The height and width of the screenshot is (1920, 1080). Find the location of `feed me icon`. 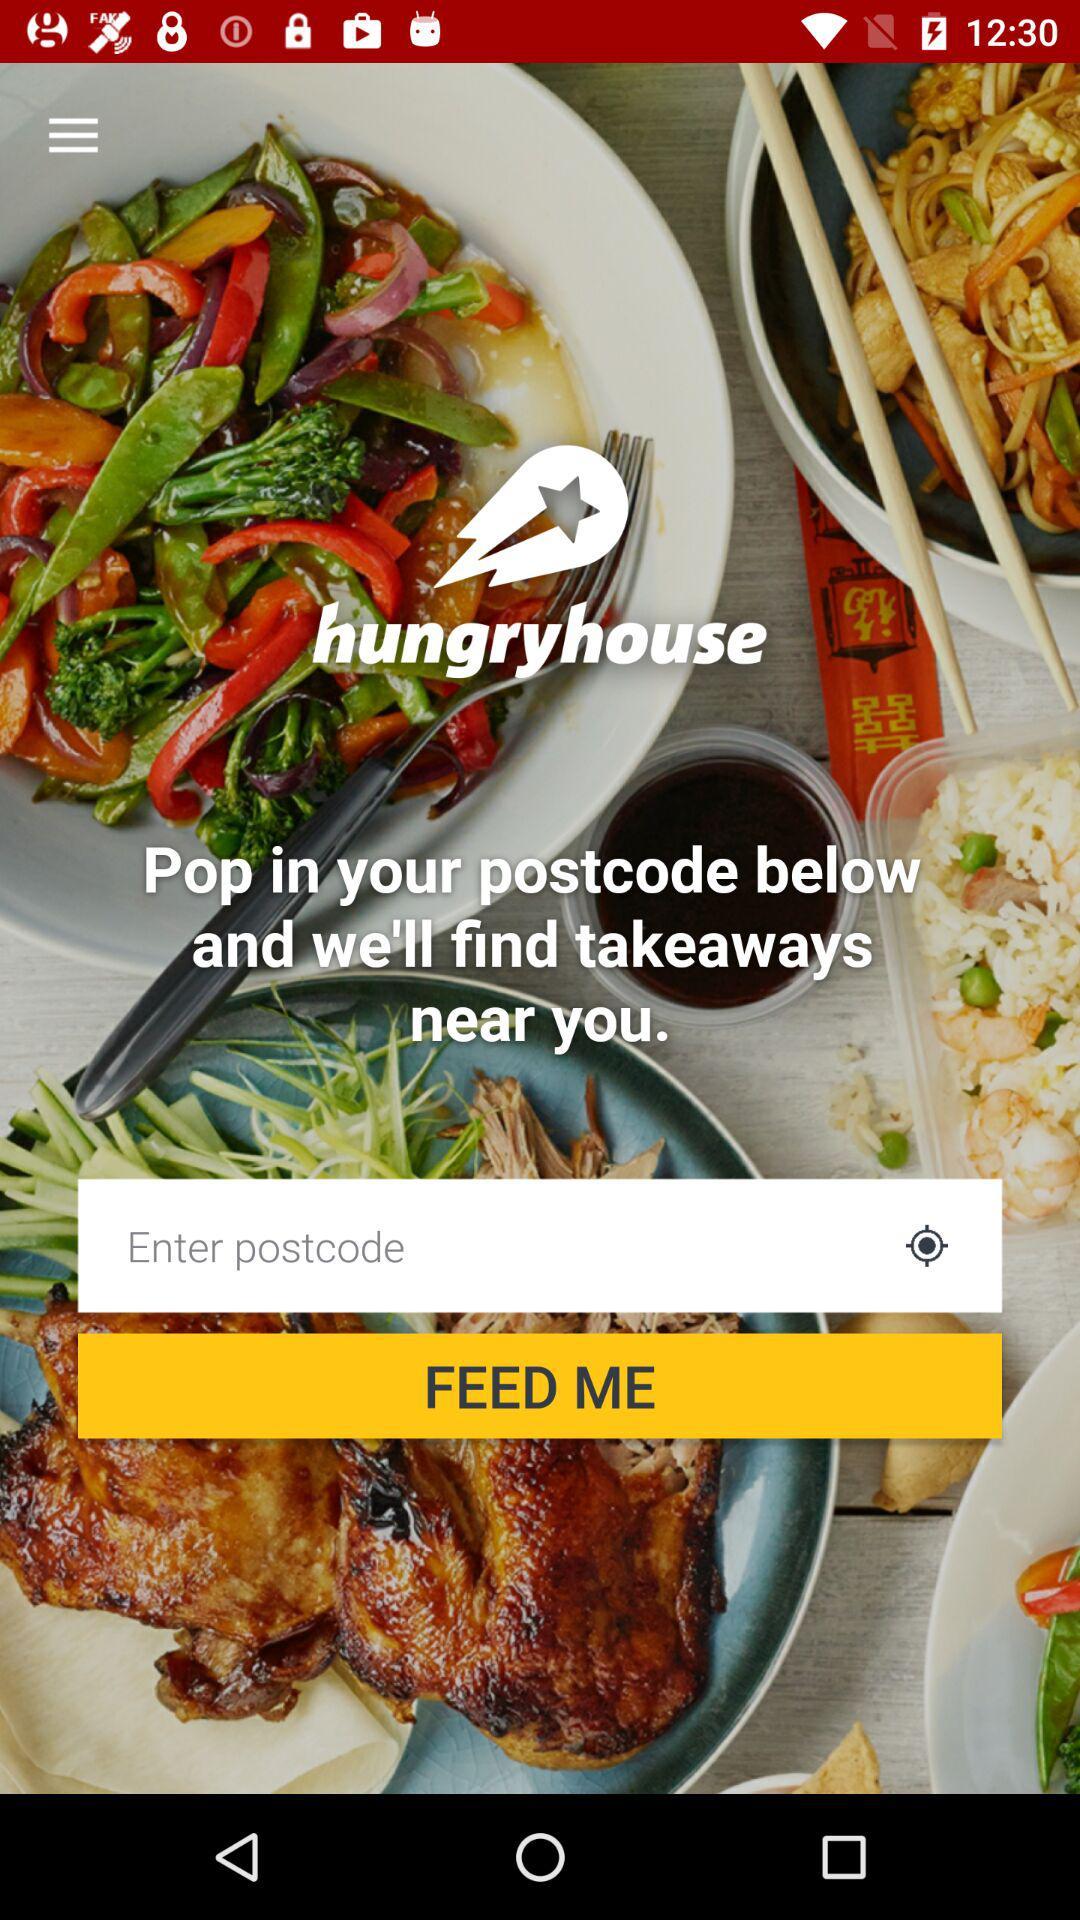

feed me icon is located at coordinates (540, 1385).